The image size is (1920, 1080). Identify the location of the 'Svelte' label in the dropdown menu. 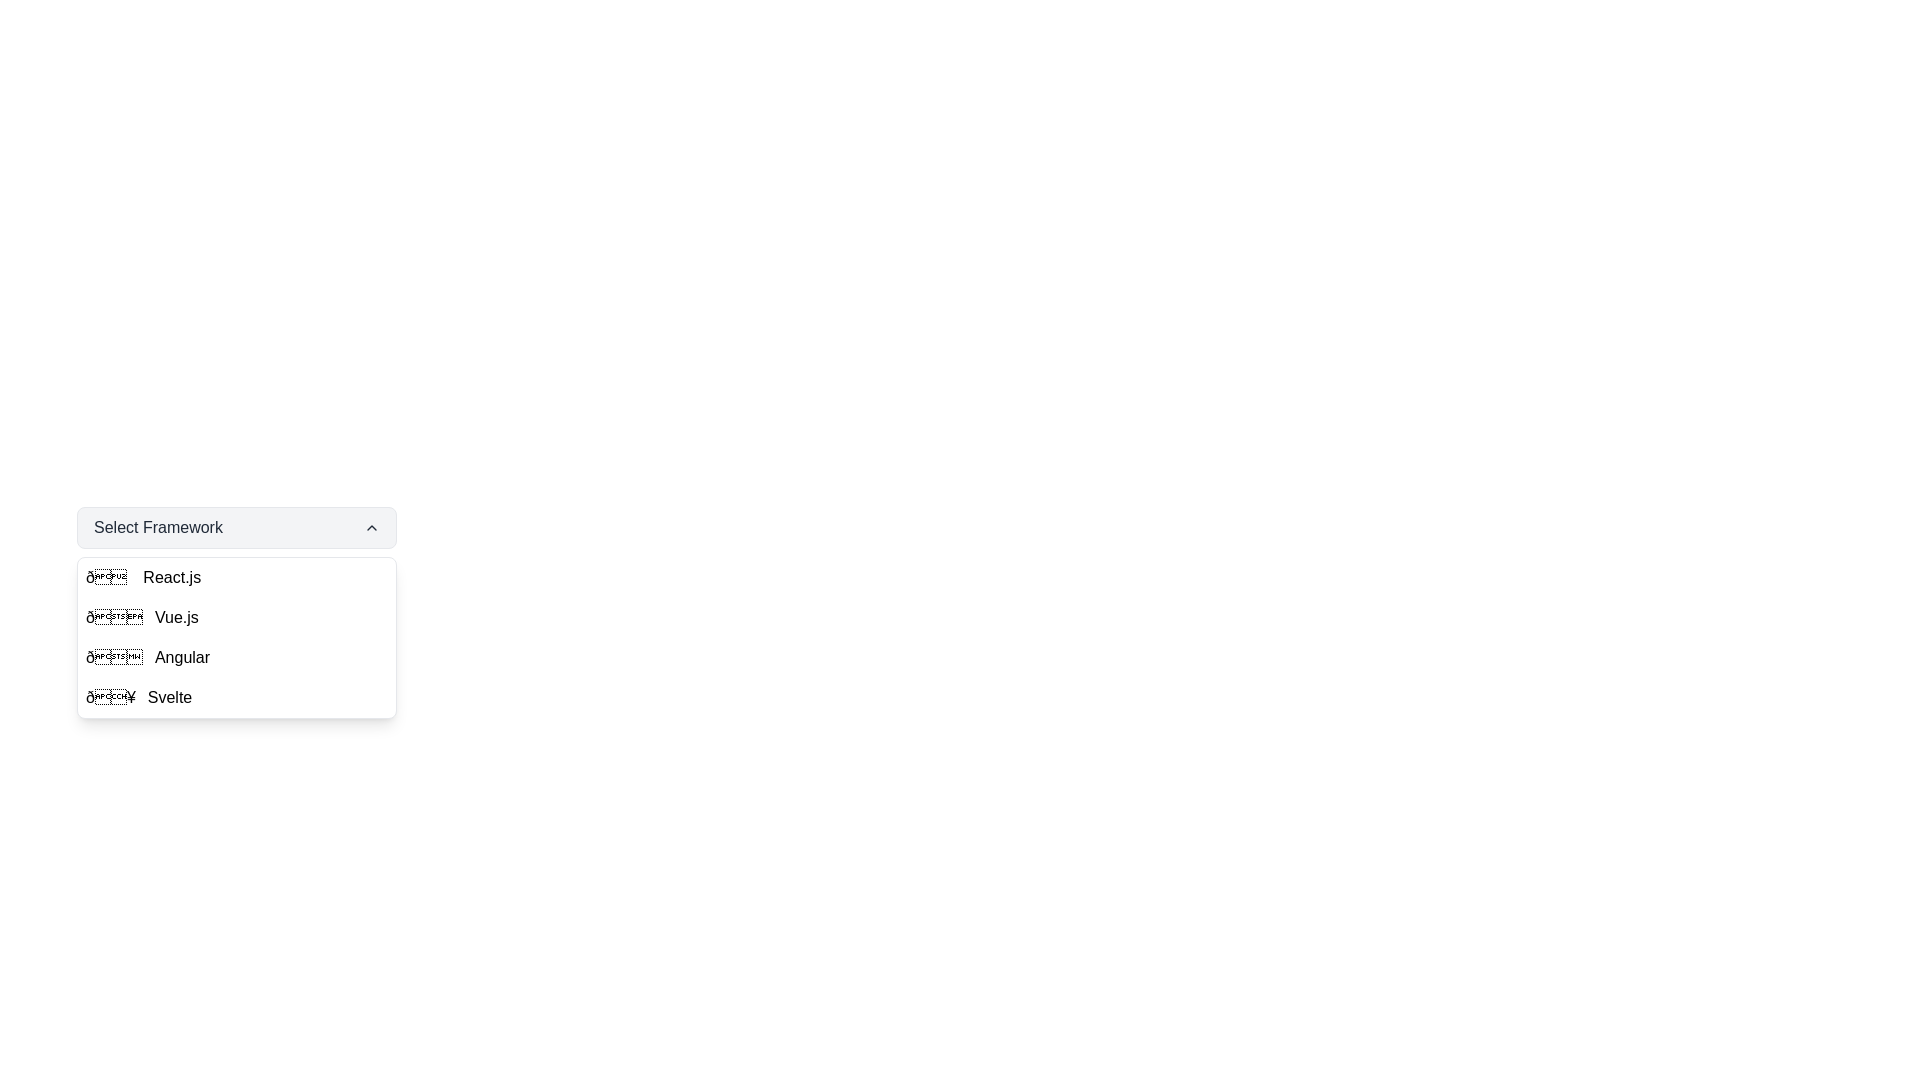
(170, 697).